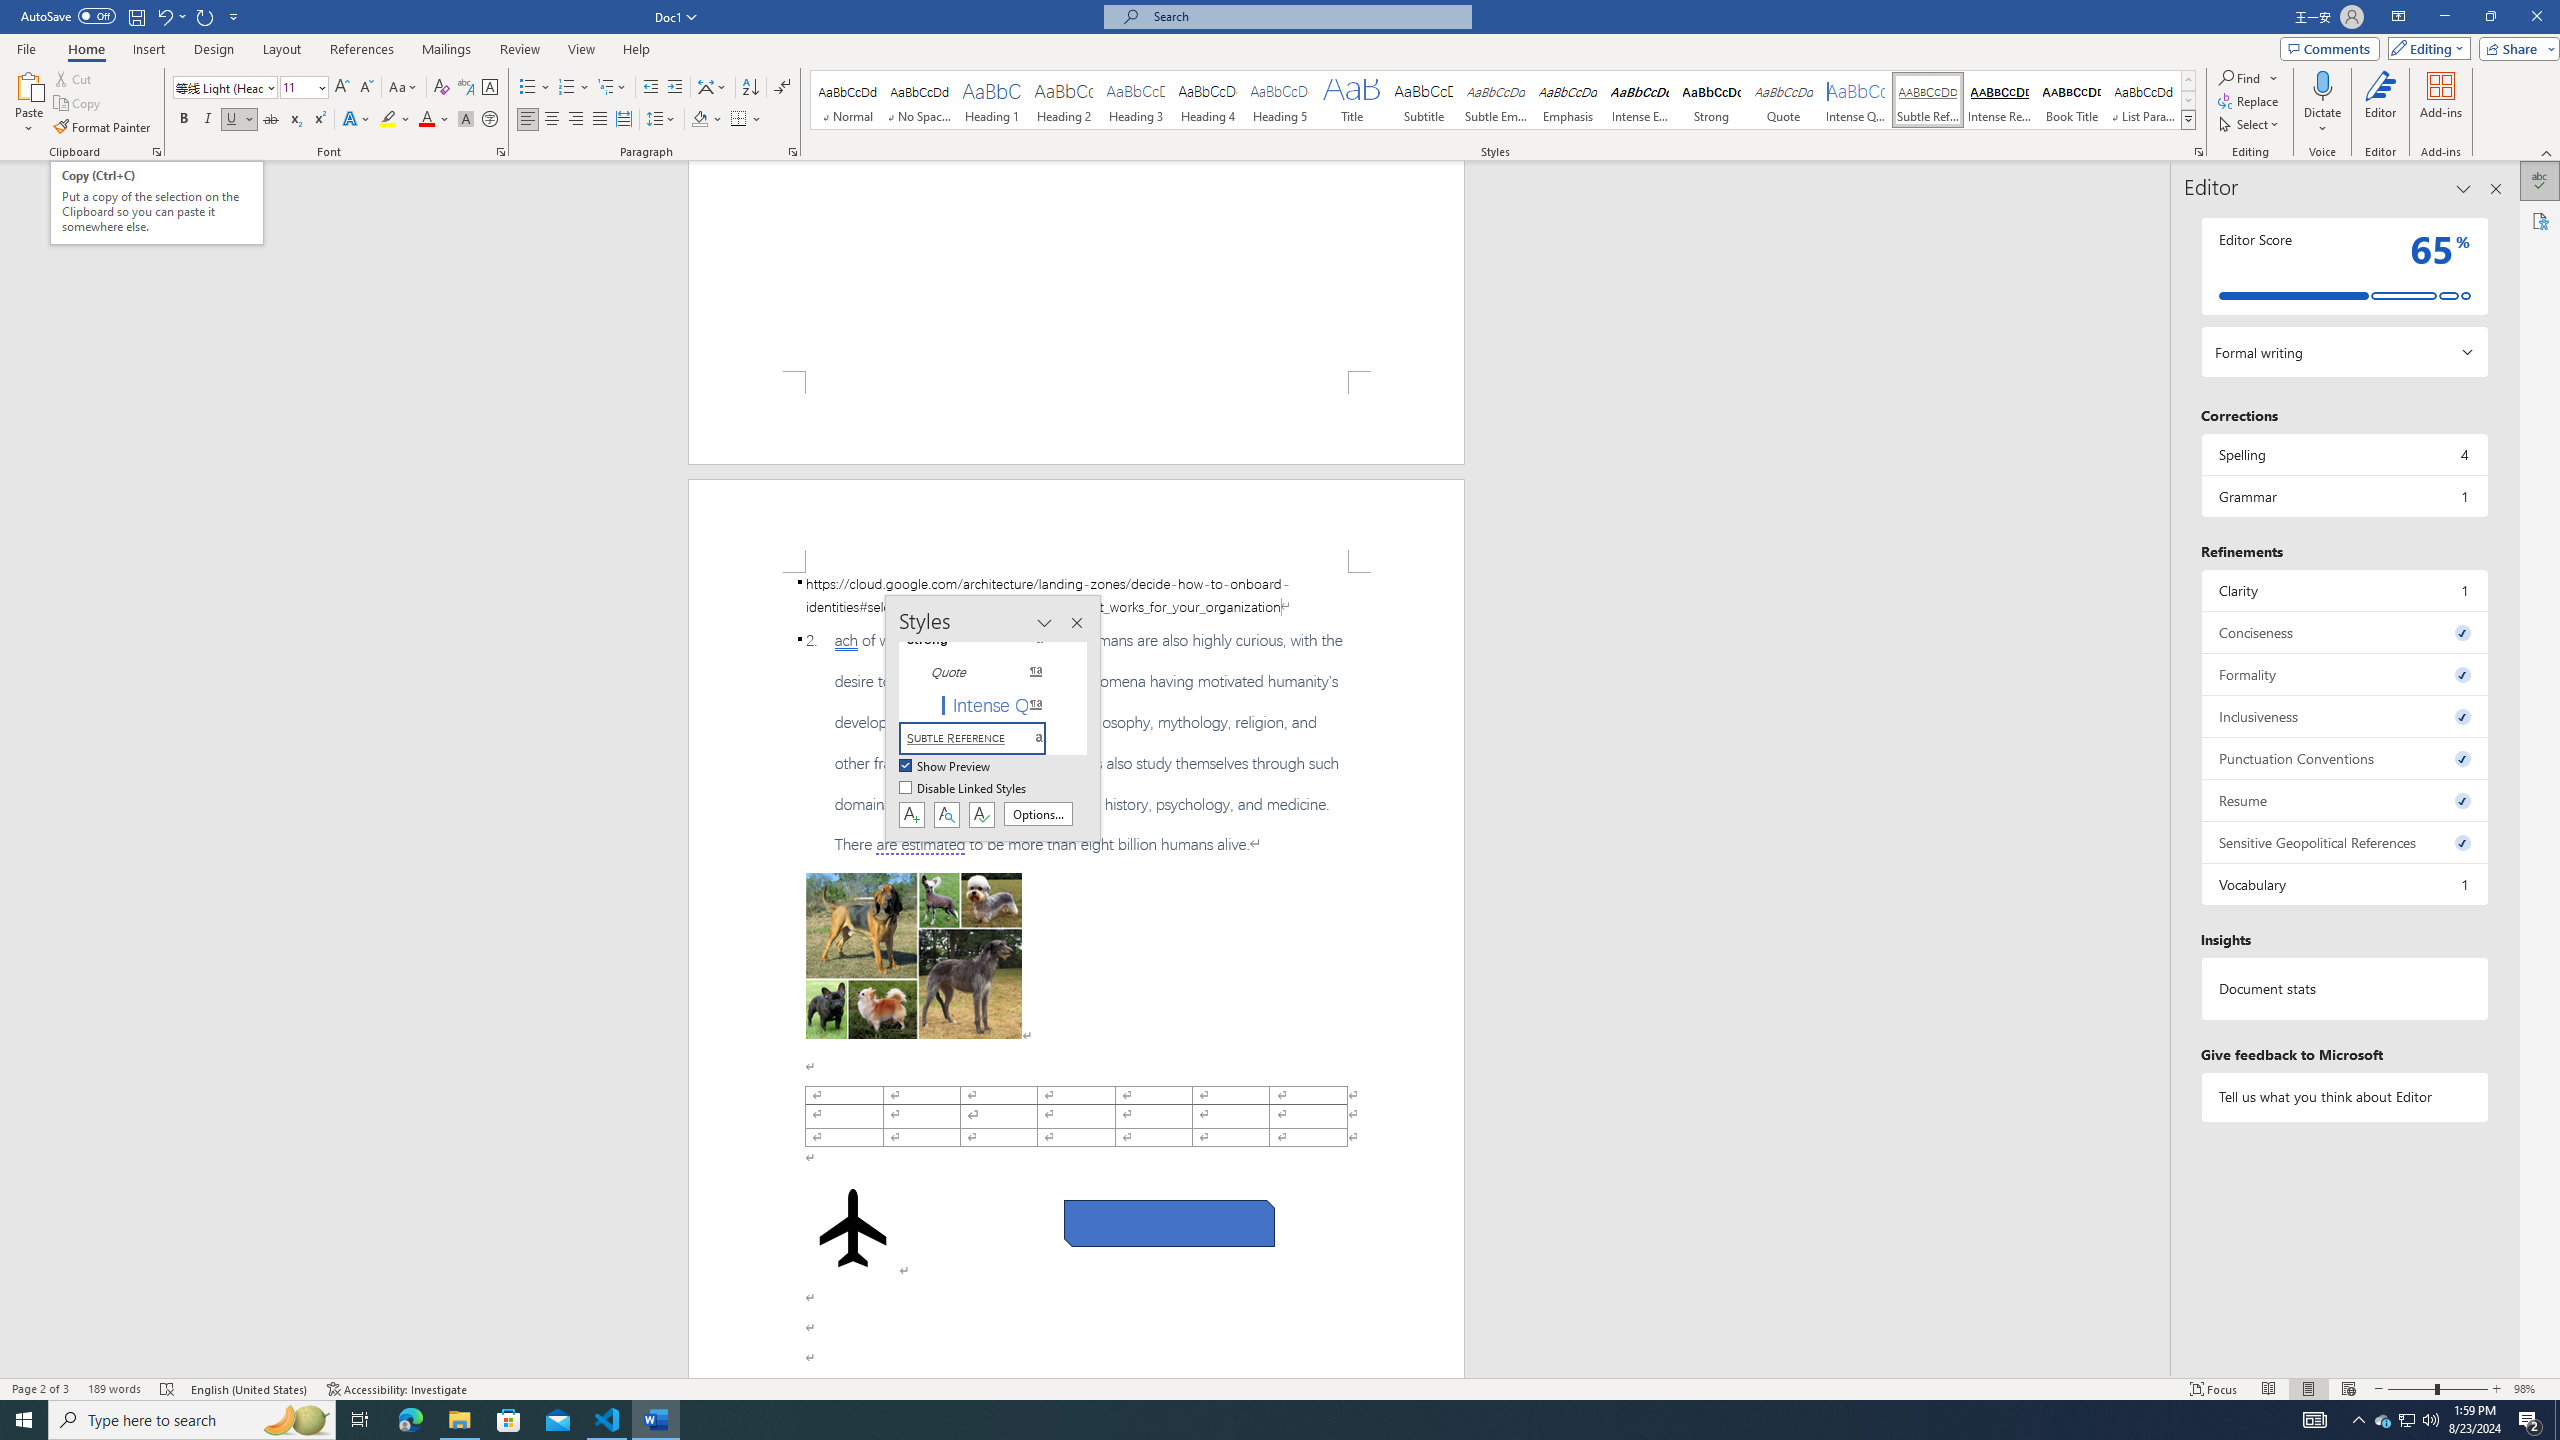  I want to click on 'Undo Style', so click(163, 15).